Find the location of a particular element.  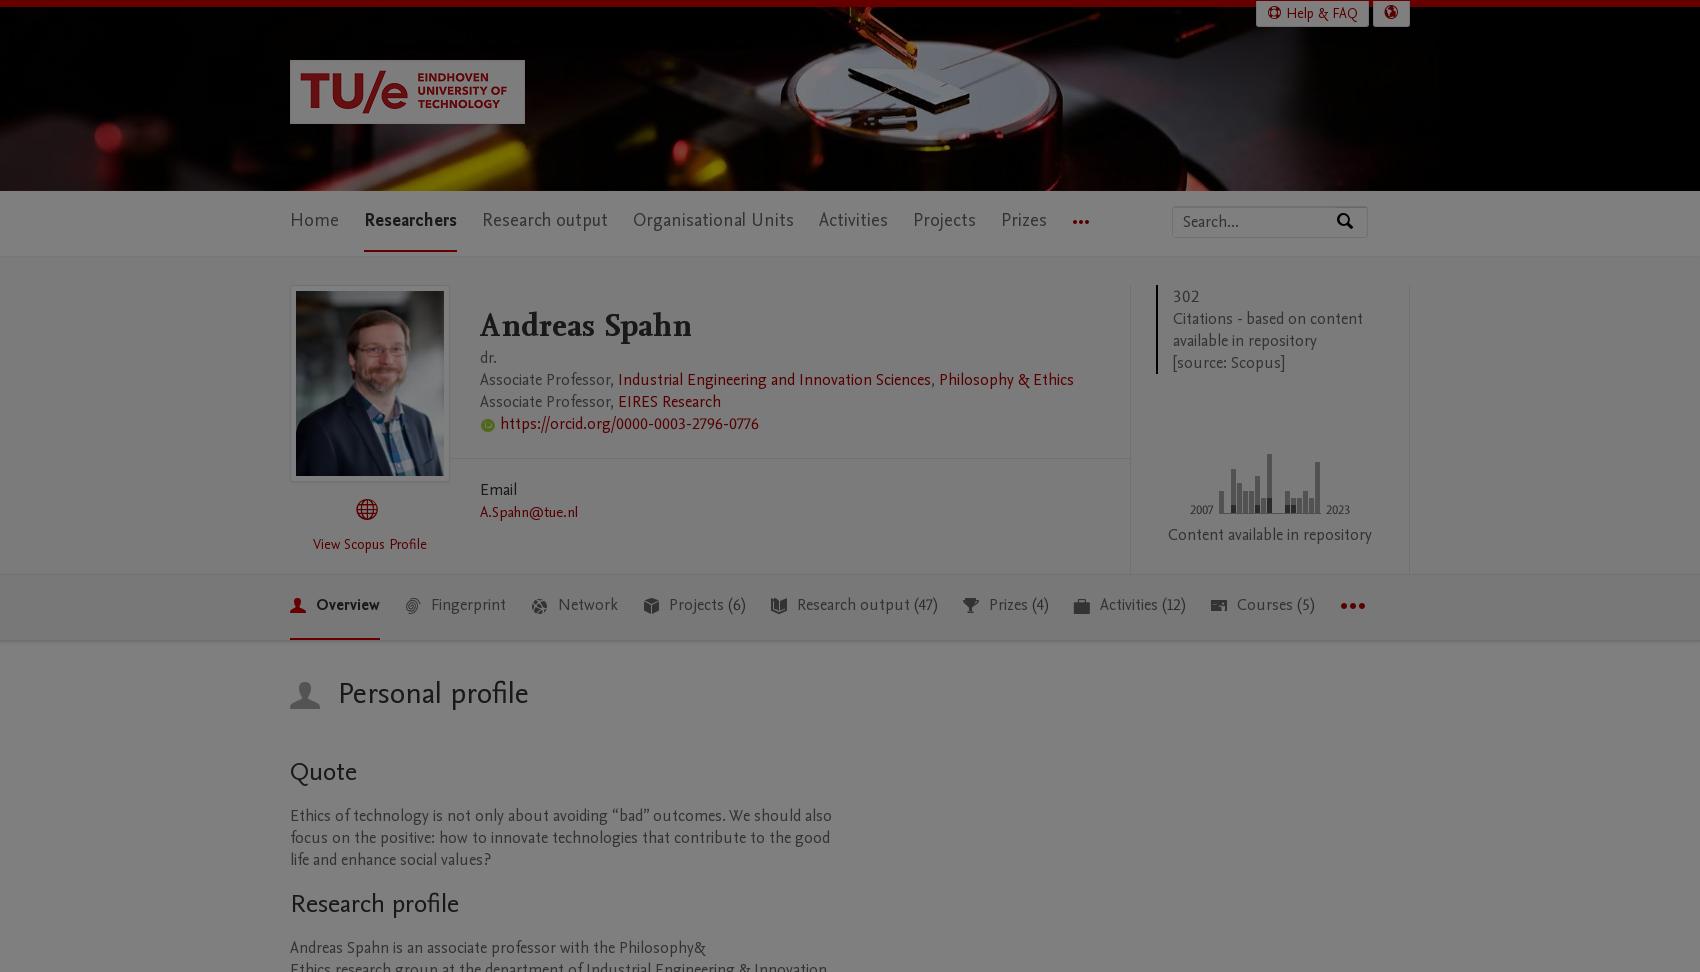

'nl' is located at coordinates (571, 510).